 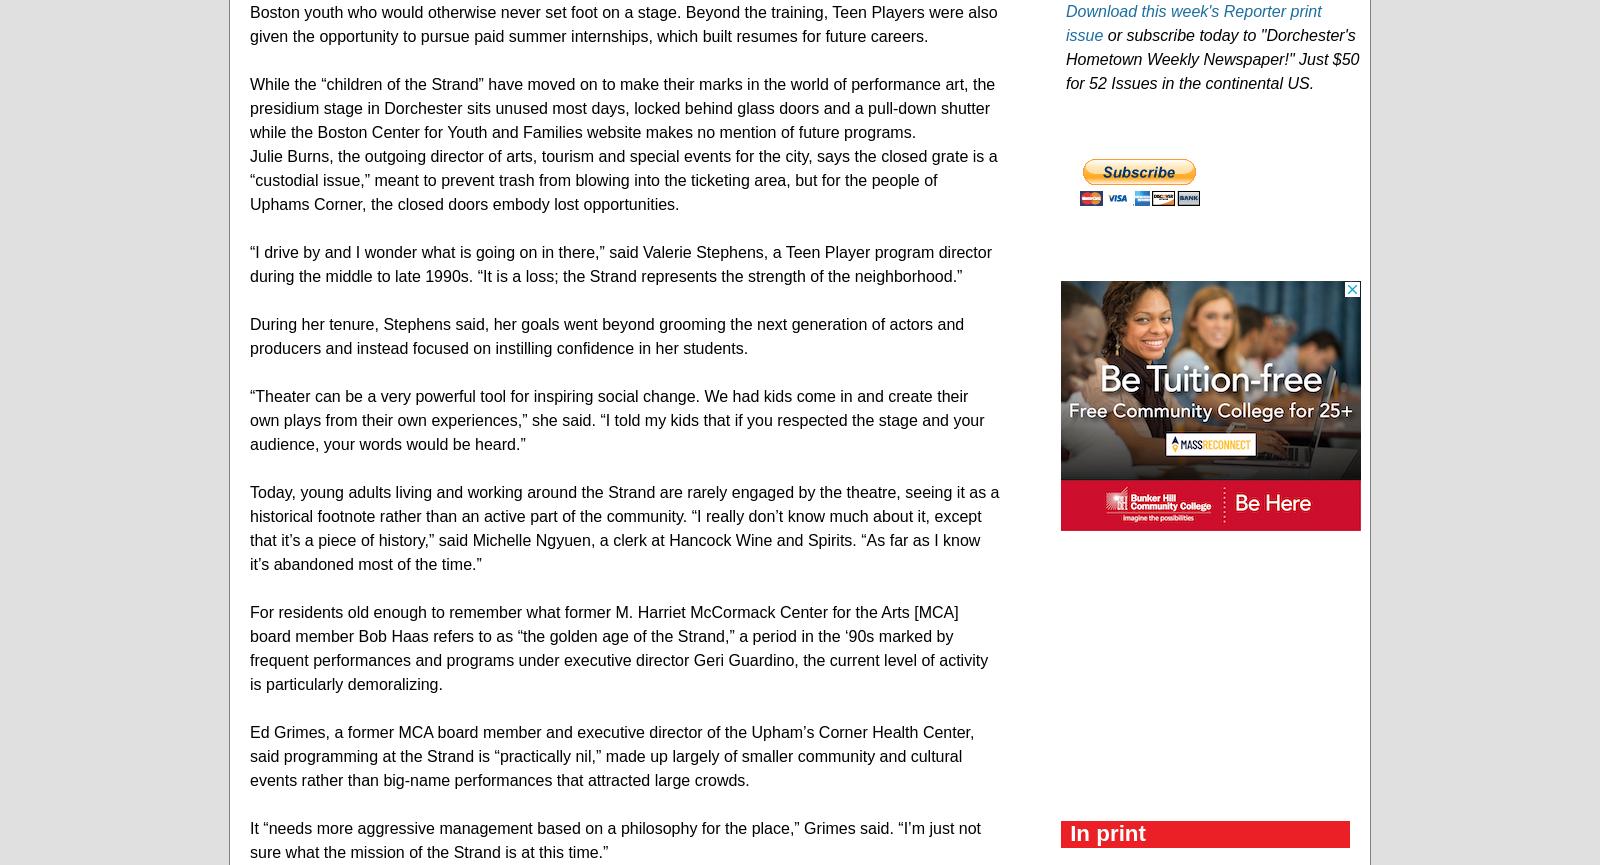 I want to click on '“Theater can be a very powerful tool for inspiring social change. We had kids come in and create their own plays from their own experiences,” she  said. “I told my kids that if you respected the stage and your audience, your words would be heard.”', so click(x=616, y=419).